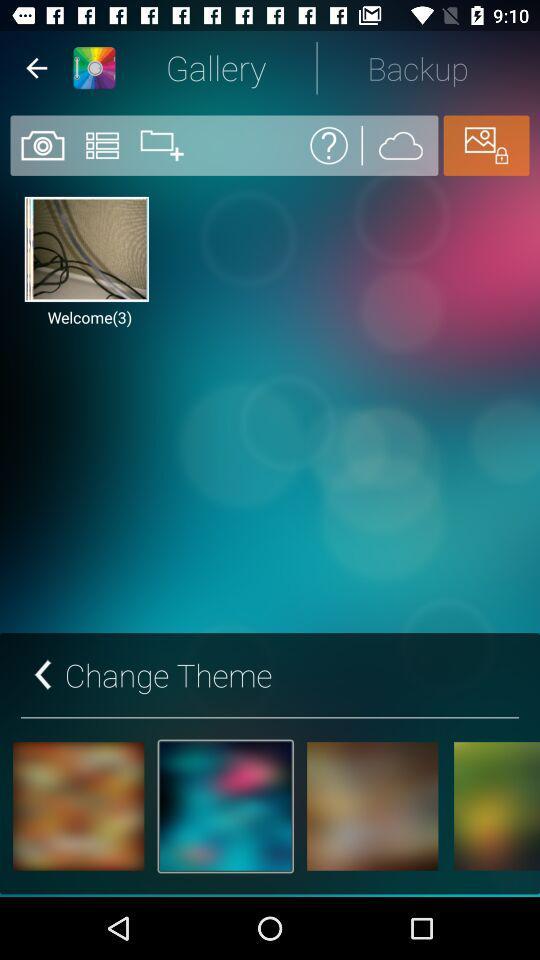 The image size is (540, 960). What do you see at coordinates (151, 675) in the screenshot?
I see `the button change theme on the web page` at bounding box center [151, 675].